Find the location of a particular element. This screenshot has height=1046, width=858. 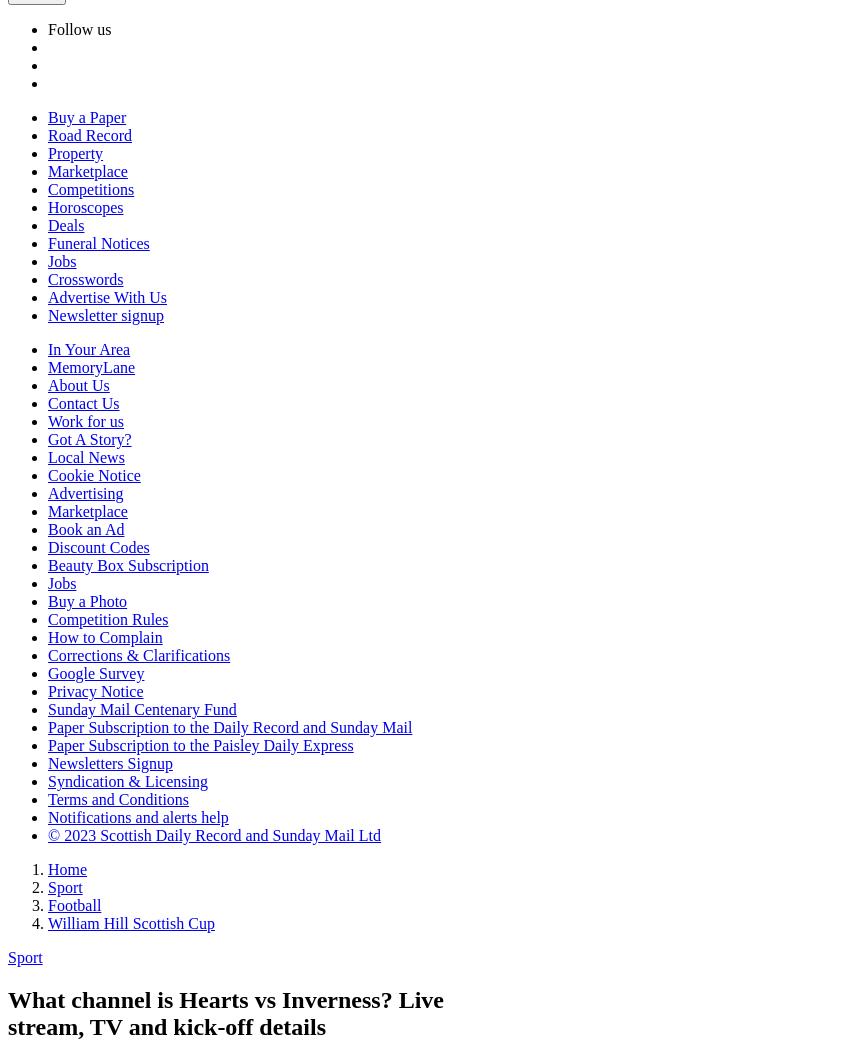

'Discount Codes' is located at coordinates (46, 546).